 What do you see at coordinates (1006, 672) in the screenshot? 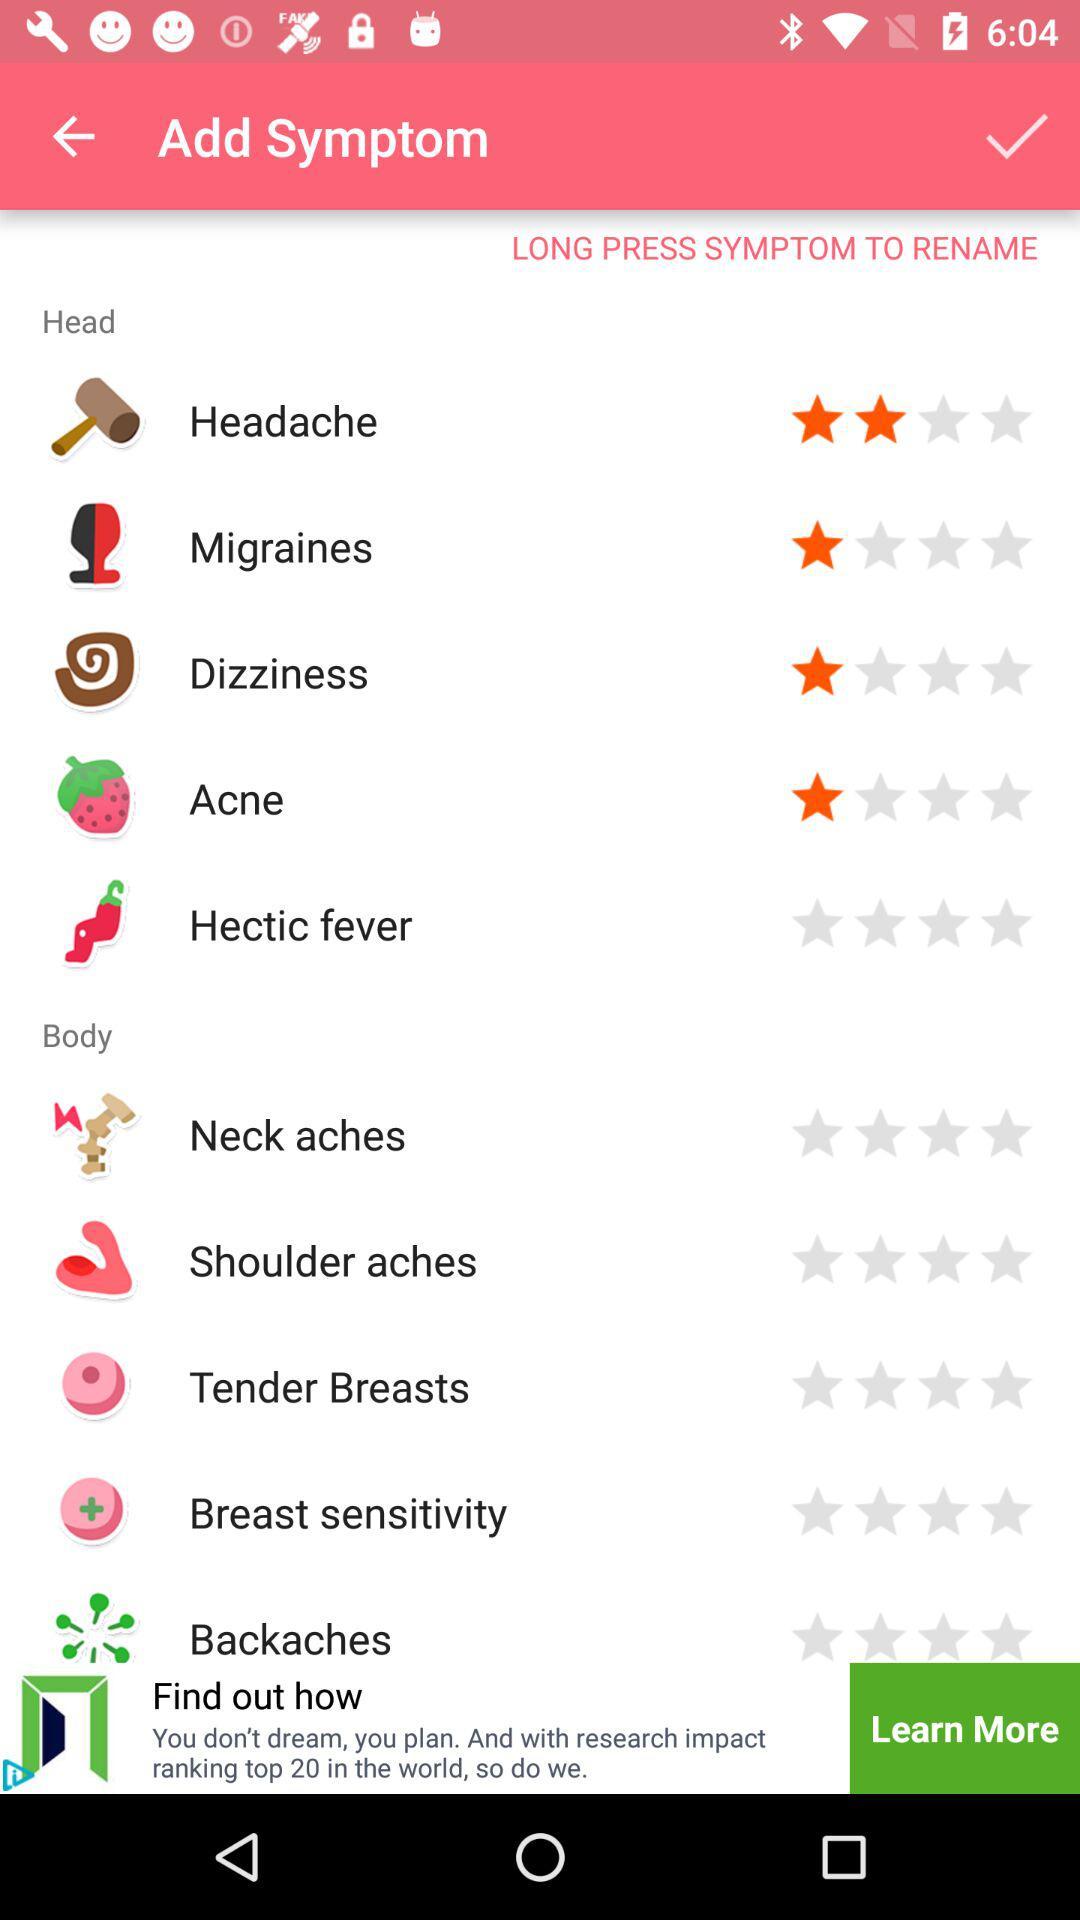
I see `4 star rating` at bounding box center [1006, 672].